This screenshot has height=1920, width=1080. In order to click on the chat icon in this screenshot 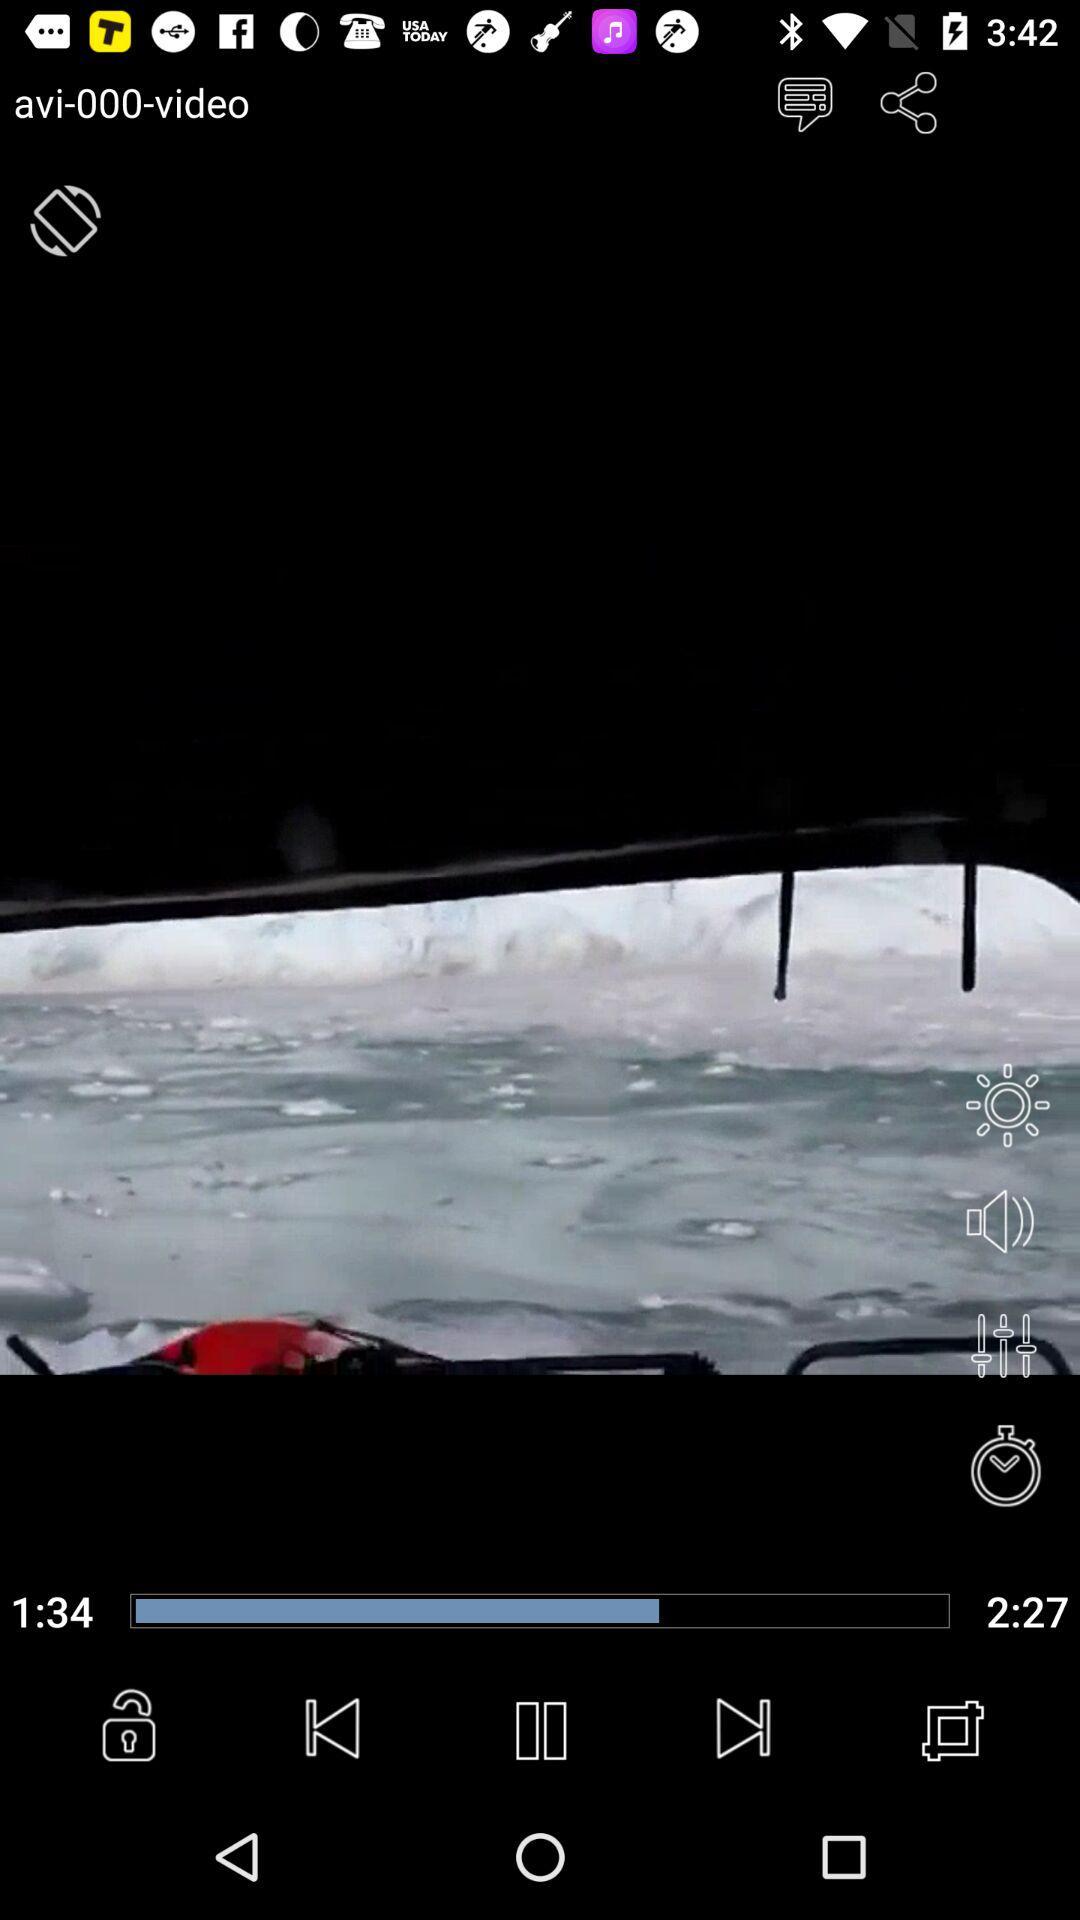, I will do `click(803, 101)`.